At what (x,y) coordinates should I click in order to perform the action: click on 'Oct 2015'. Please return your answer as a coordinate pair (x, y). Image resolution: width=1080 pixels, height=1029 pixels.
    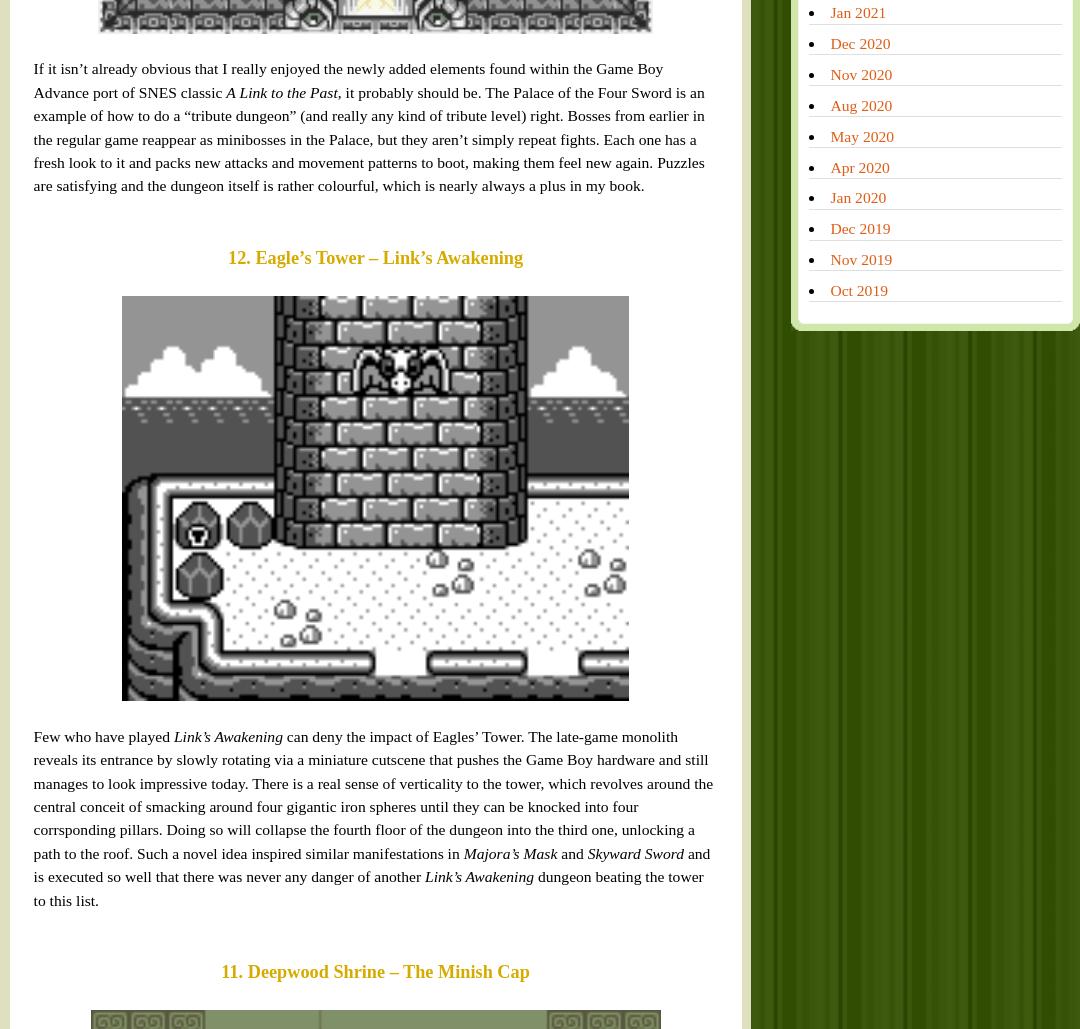
    Looking at the image, I should click on (715, 626).